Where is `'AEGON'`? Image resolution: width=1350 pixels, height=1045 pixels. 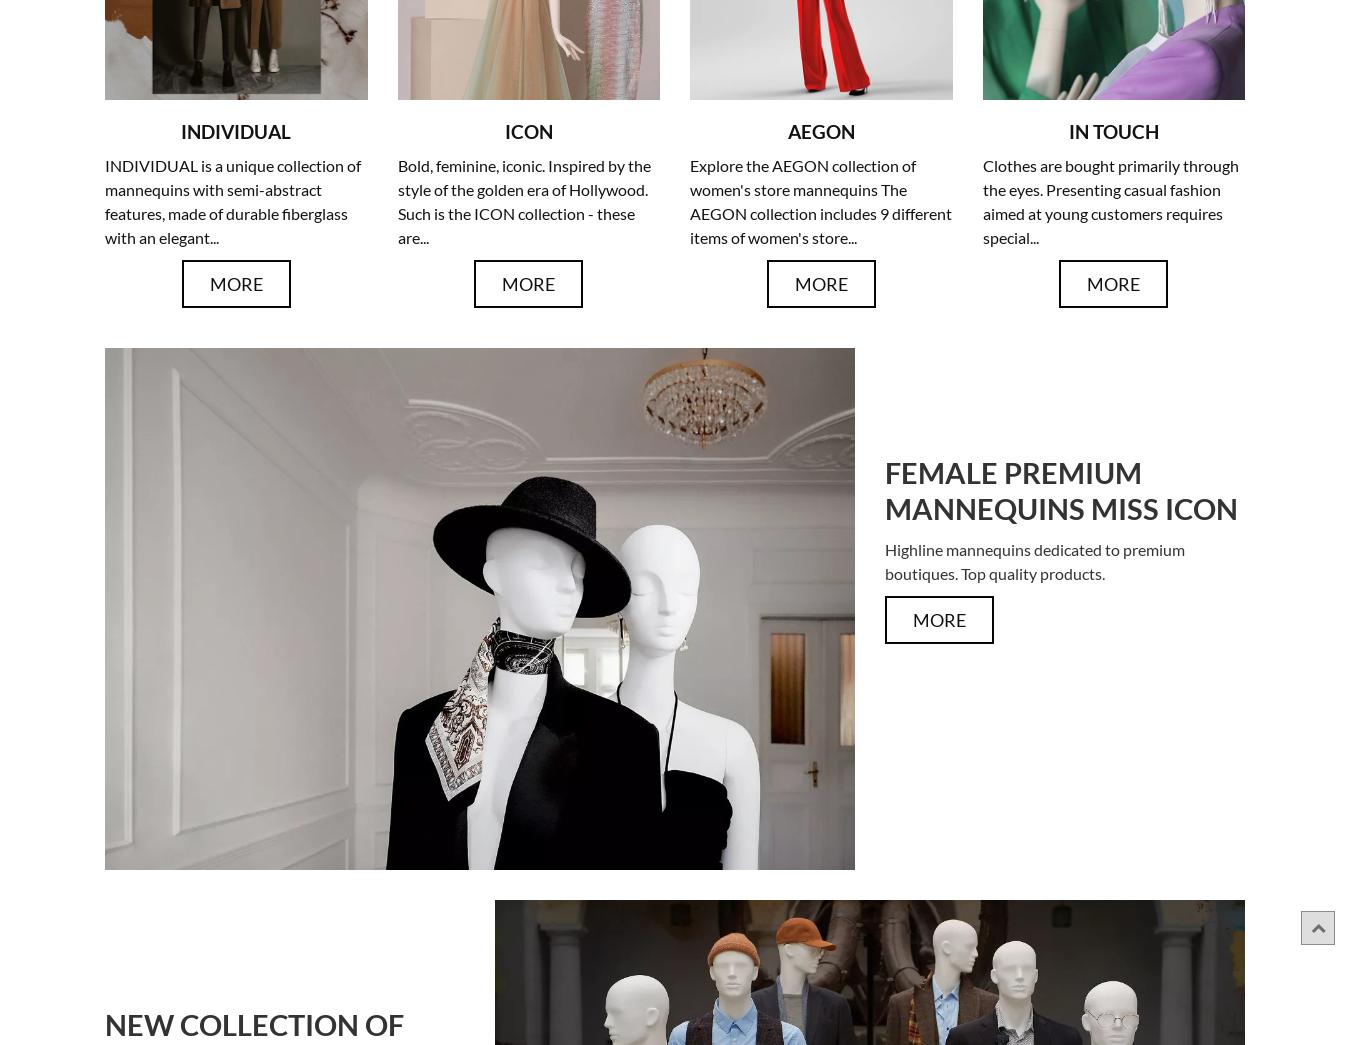
'AEGON' is located at coordinates (820, 130).